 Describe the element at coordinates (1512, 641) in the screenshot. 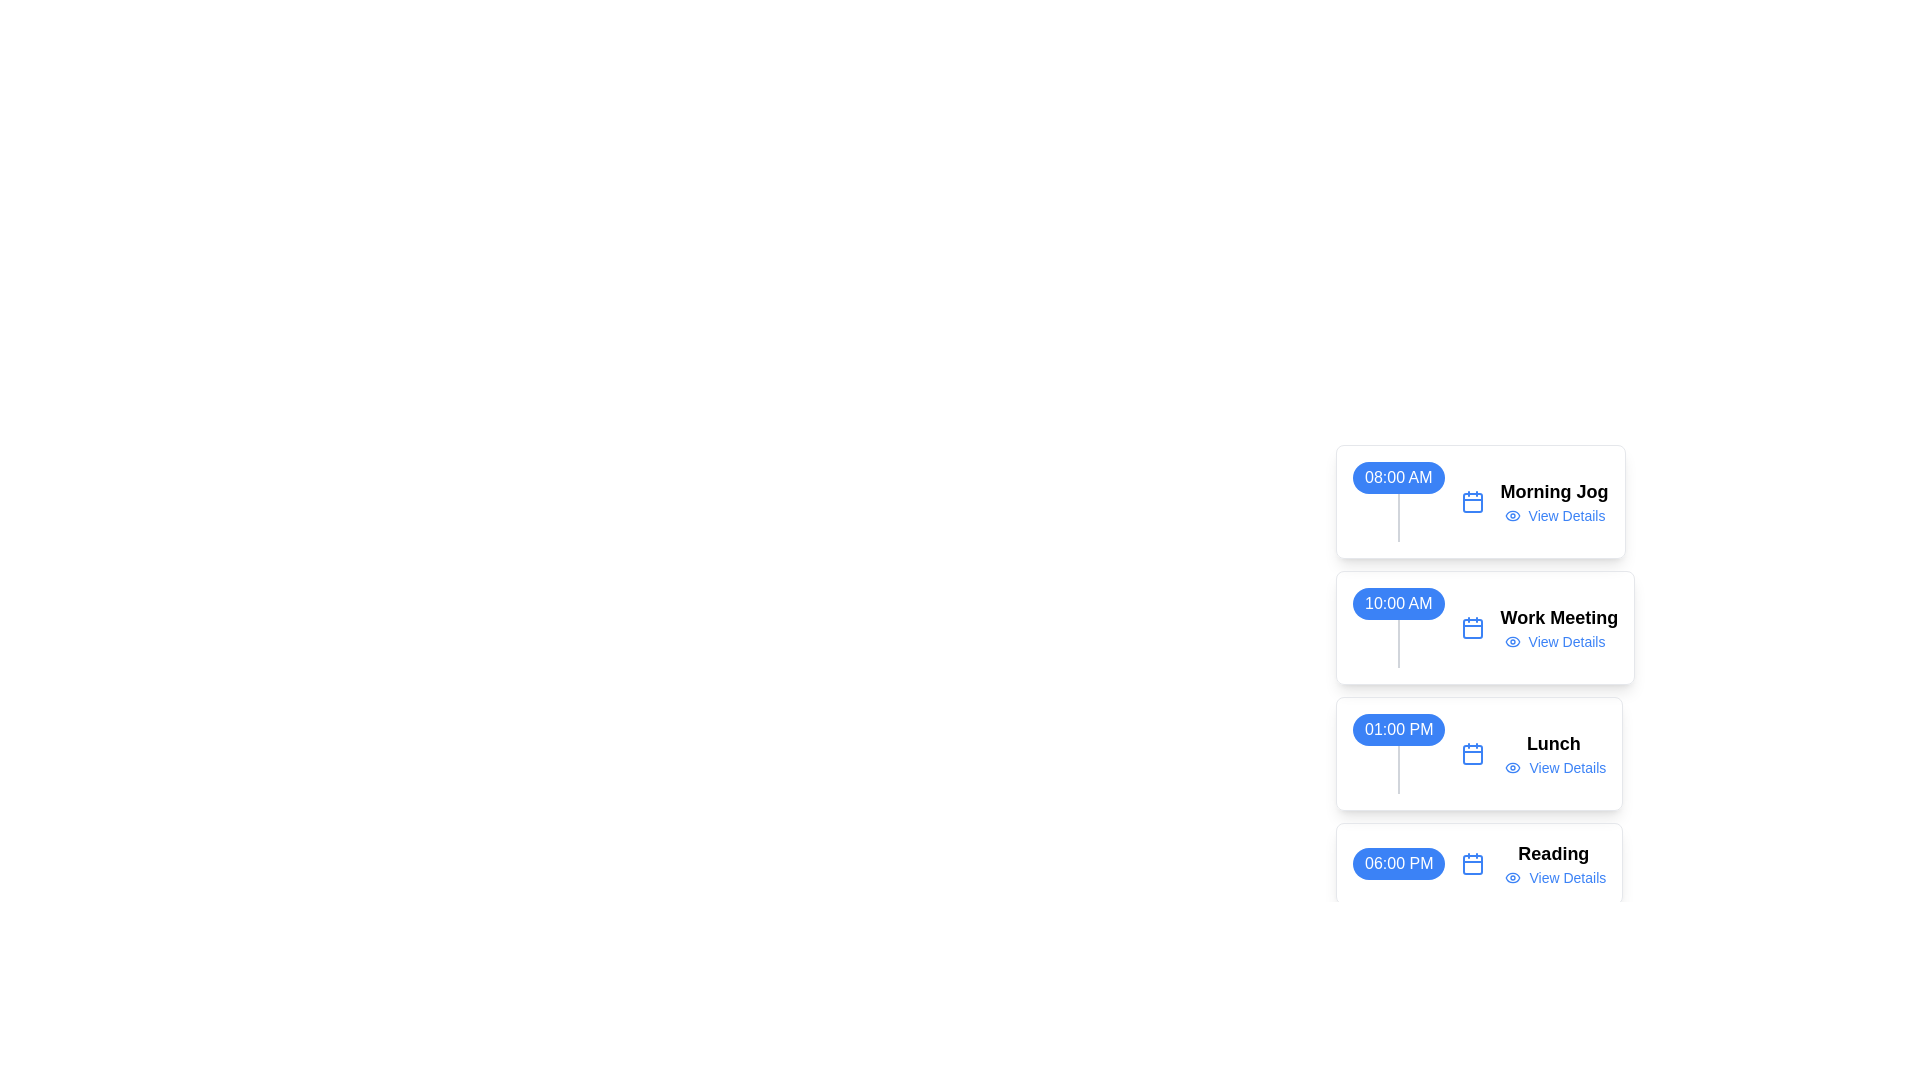

I see `the action button icon that visually indicates the option` at that location.